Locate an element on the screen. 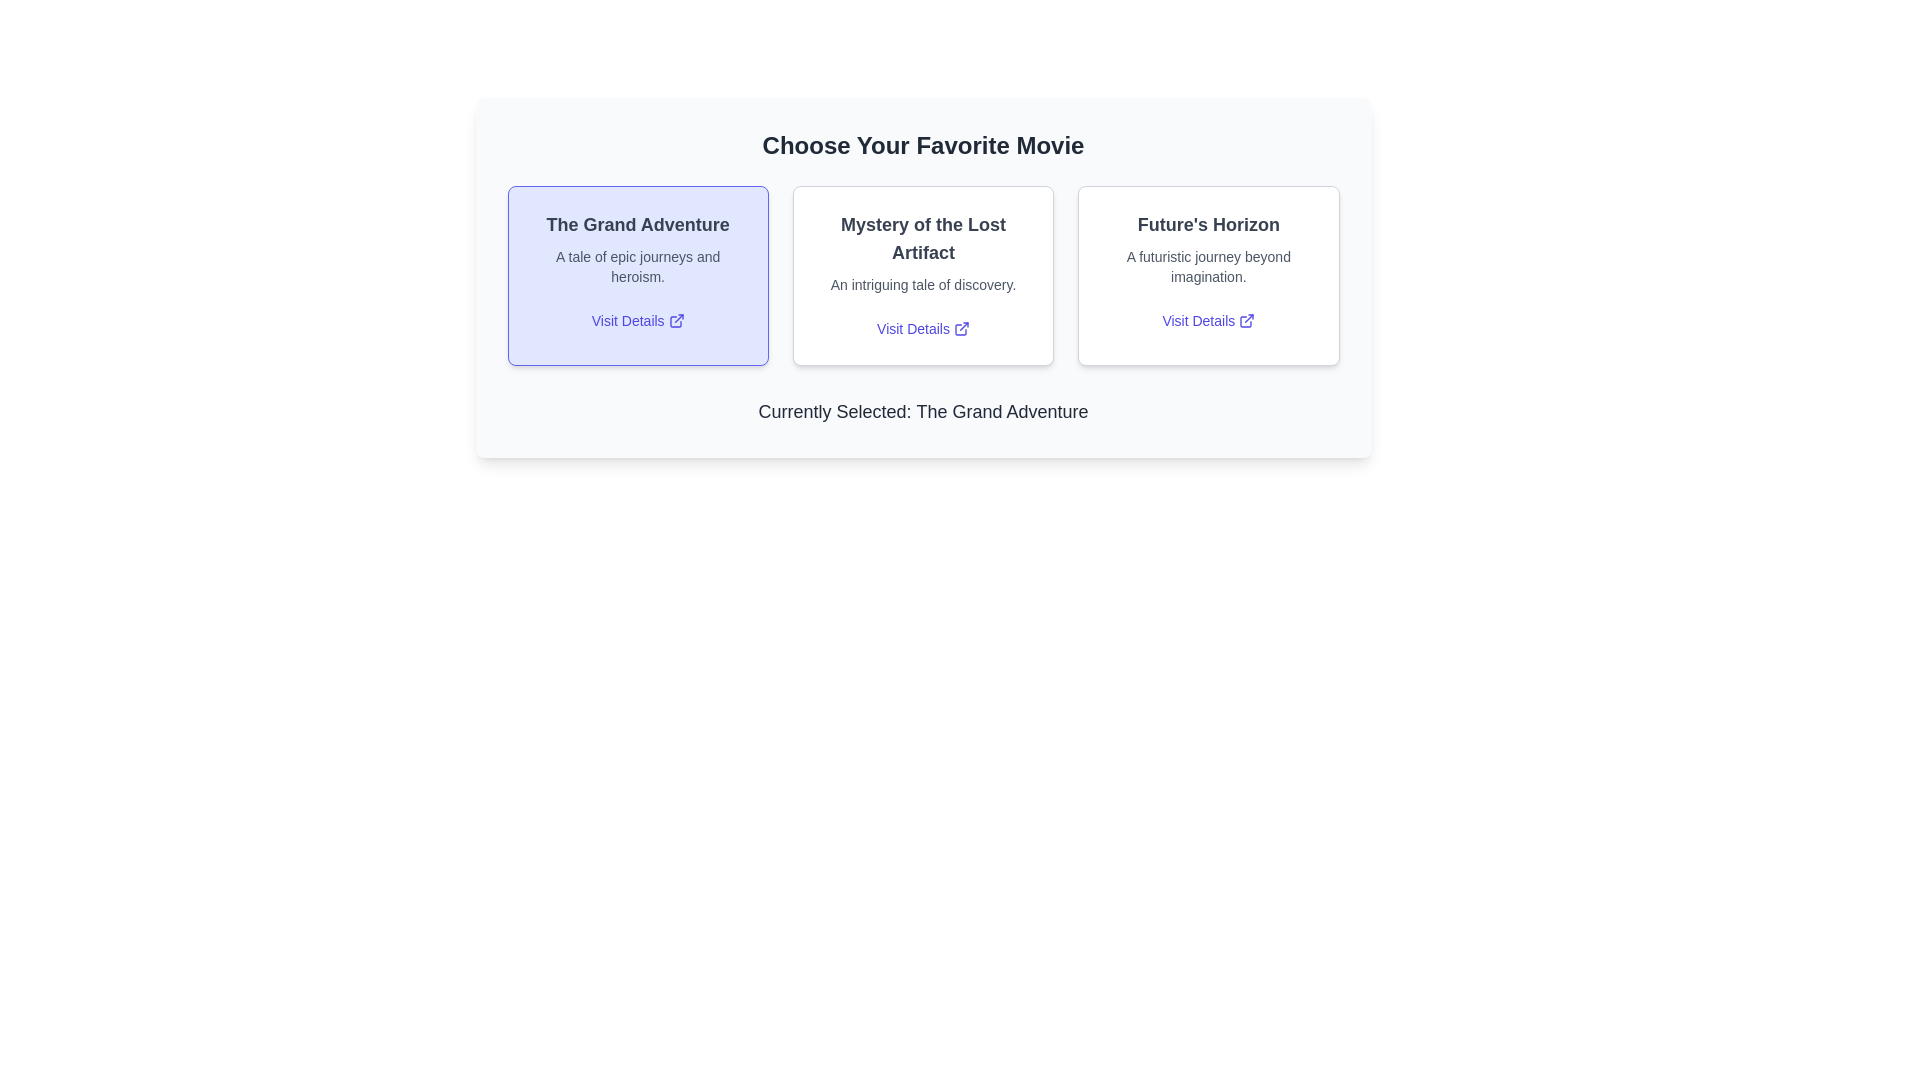  the text label displaying 'The Grand Adventure' which is part of the sentence 'Currently Selected: The Grand Adventure' for potential interaction is located at coordinates (1002, 411).